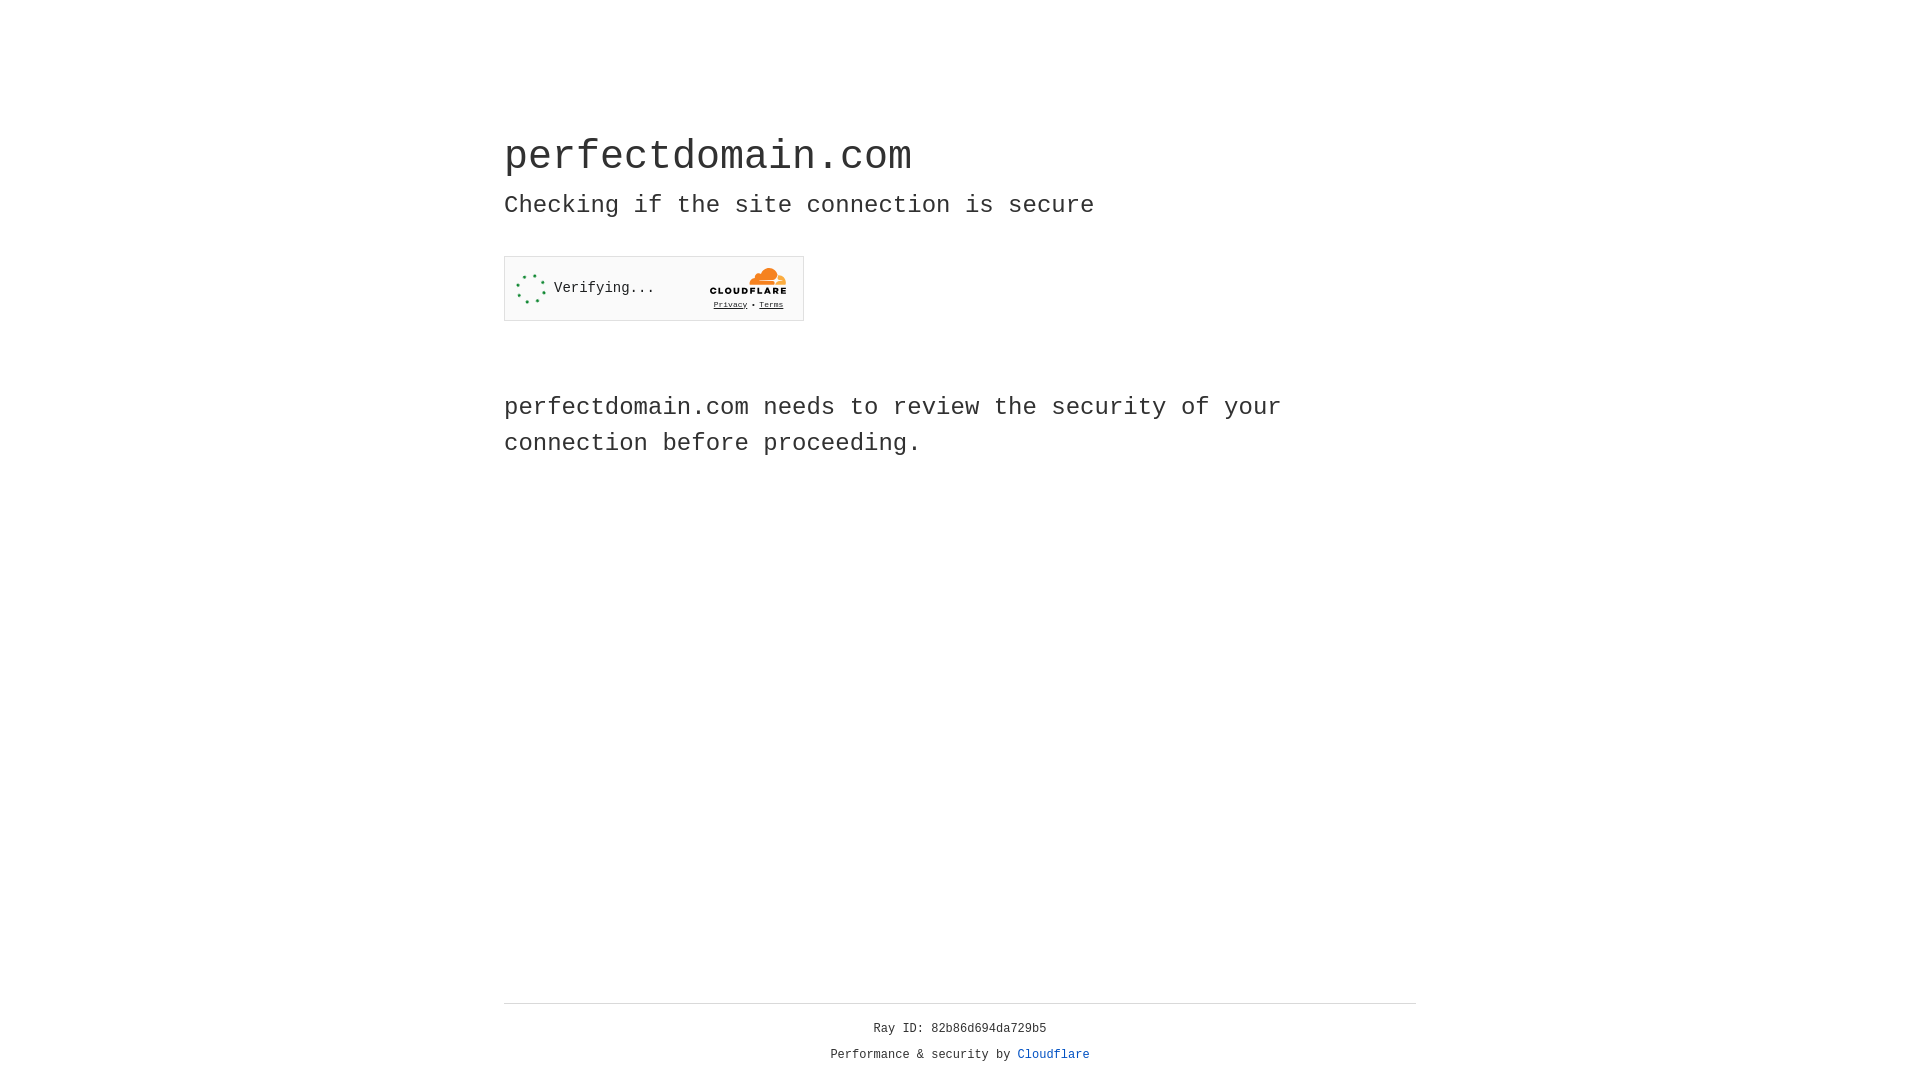 This screenshot has width=1920, height=1080. Describe the element at coordinates (653, 288) in the screenshot. I see `'Widget containing a Cloudflare security challenge'` at that location.